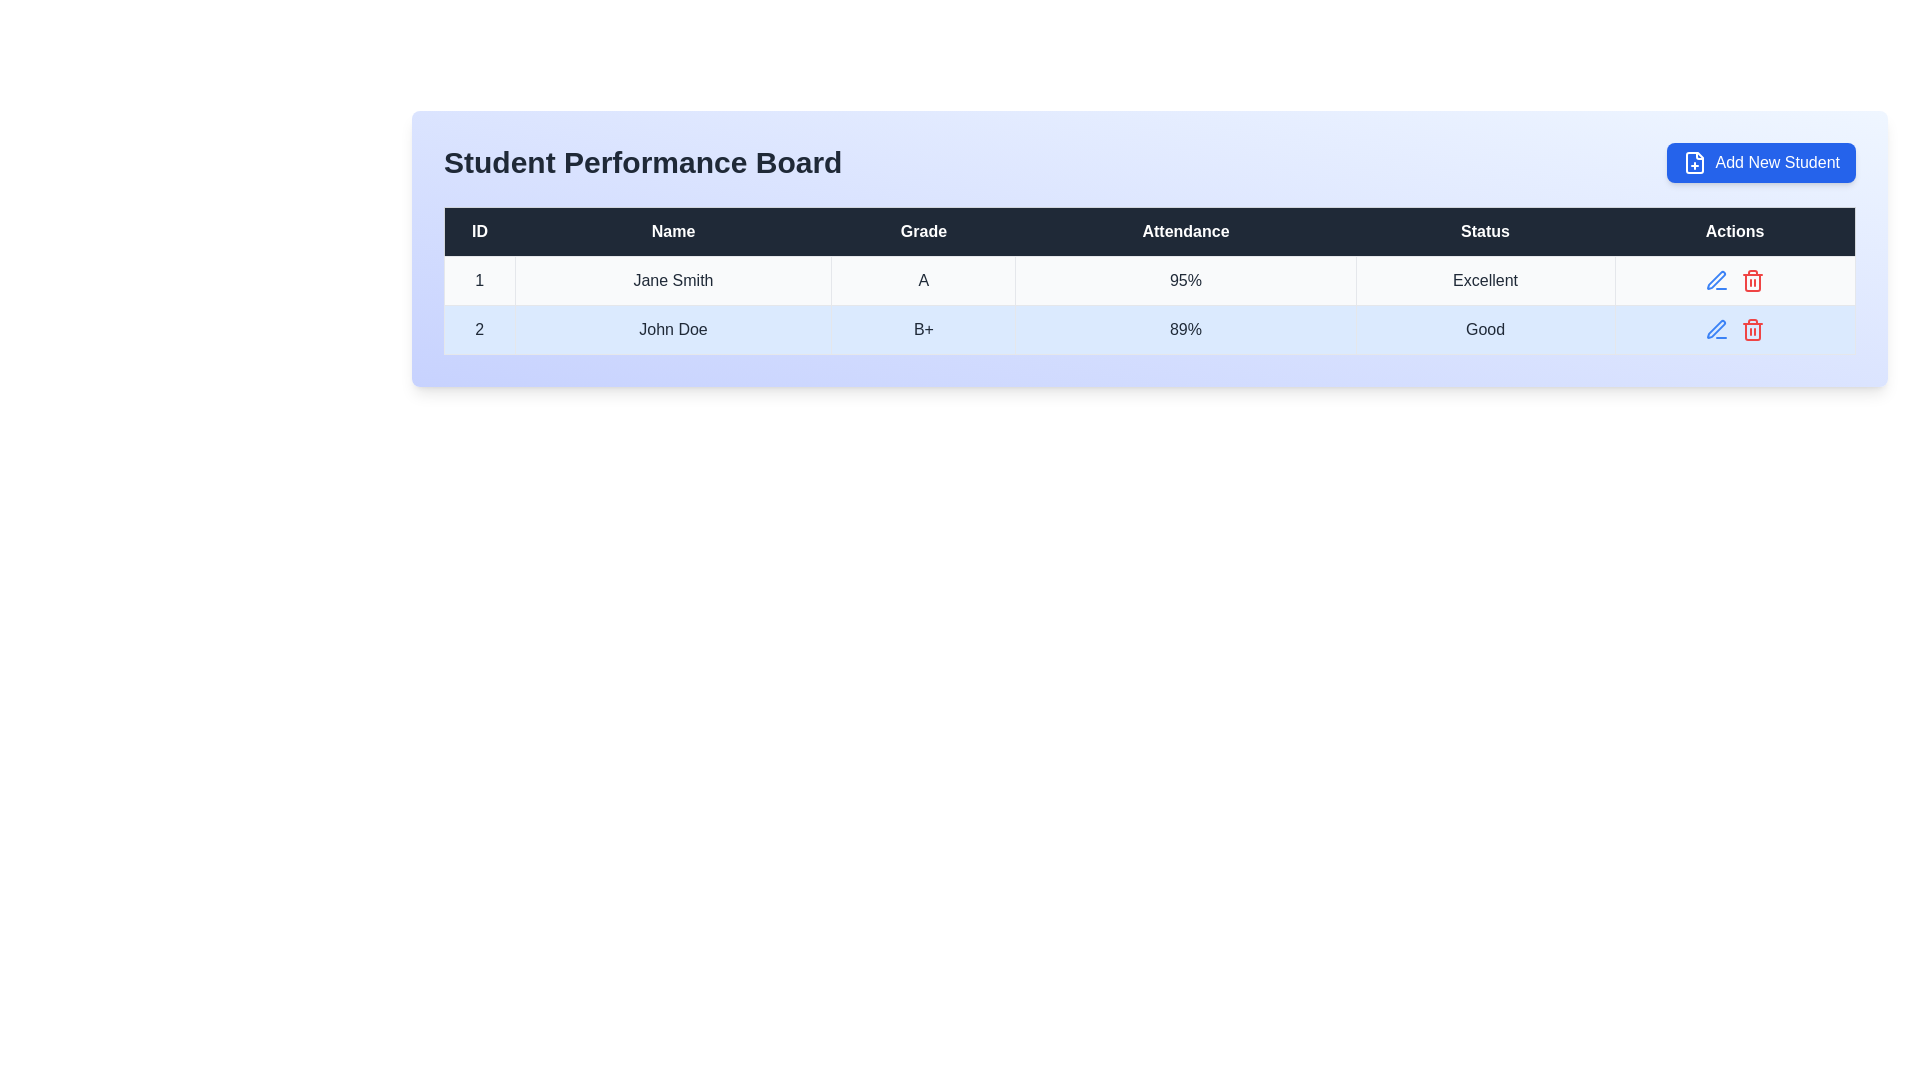 The height and width of the screenshot is (1080, 1920). Describe the element at coordinates (1150, 230) in the screenshot. I see `the header row of the table component, which has a dark gray background and contains the column titles 'ID', 'Name', 'Grade', 'Attendance', 'Status', and 'Actions'` at that location.